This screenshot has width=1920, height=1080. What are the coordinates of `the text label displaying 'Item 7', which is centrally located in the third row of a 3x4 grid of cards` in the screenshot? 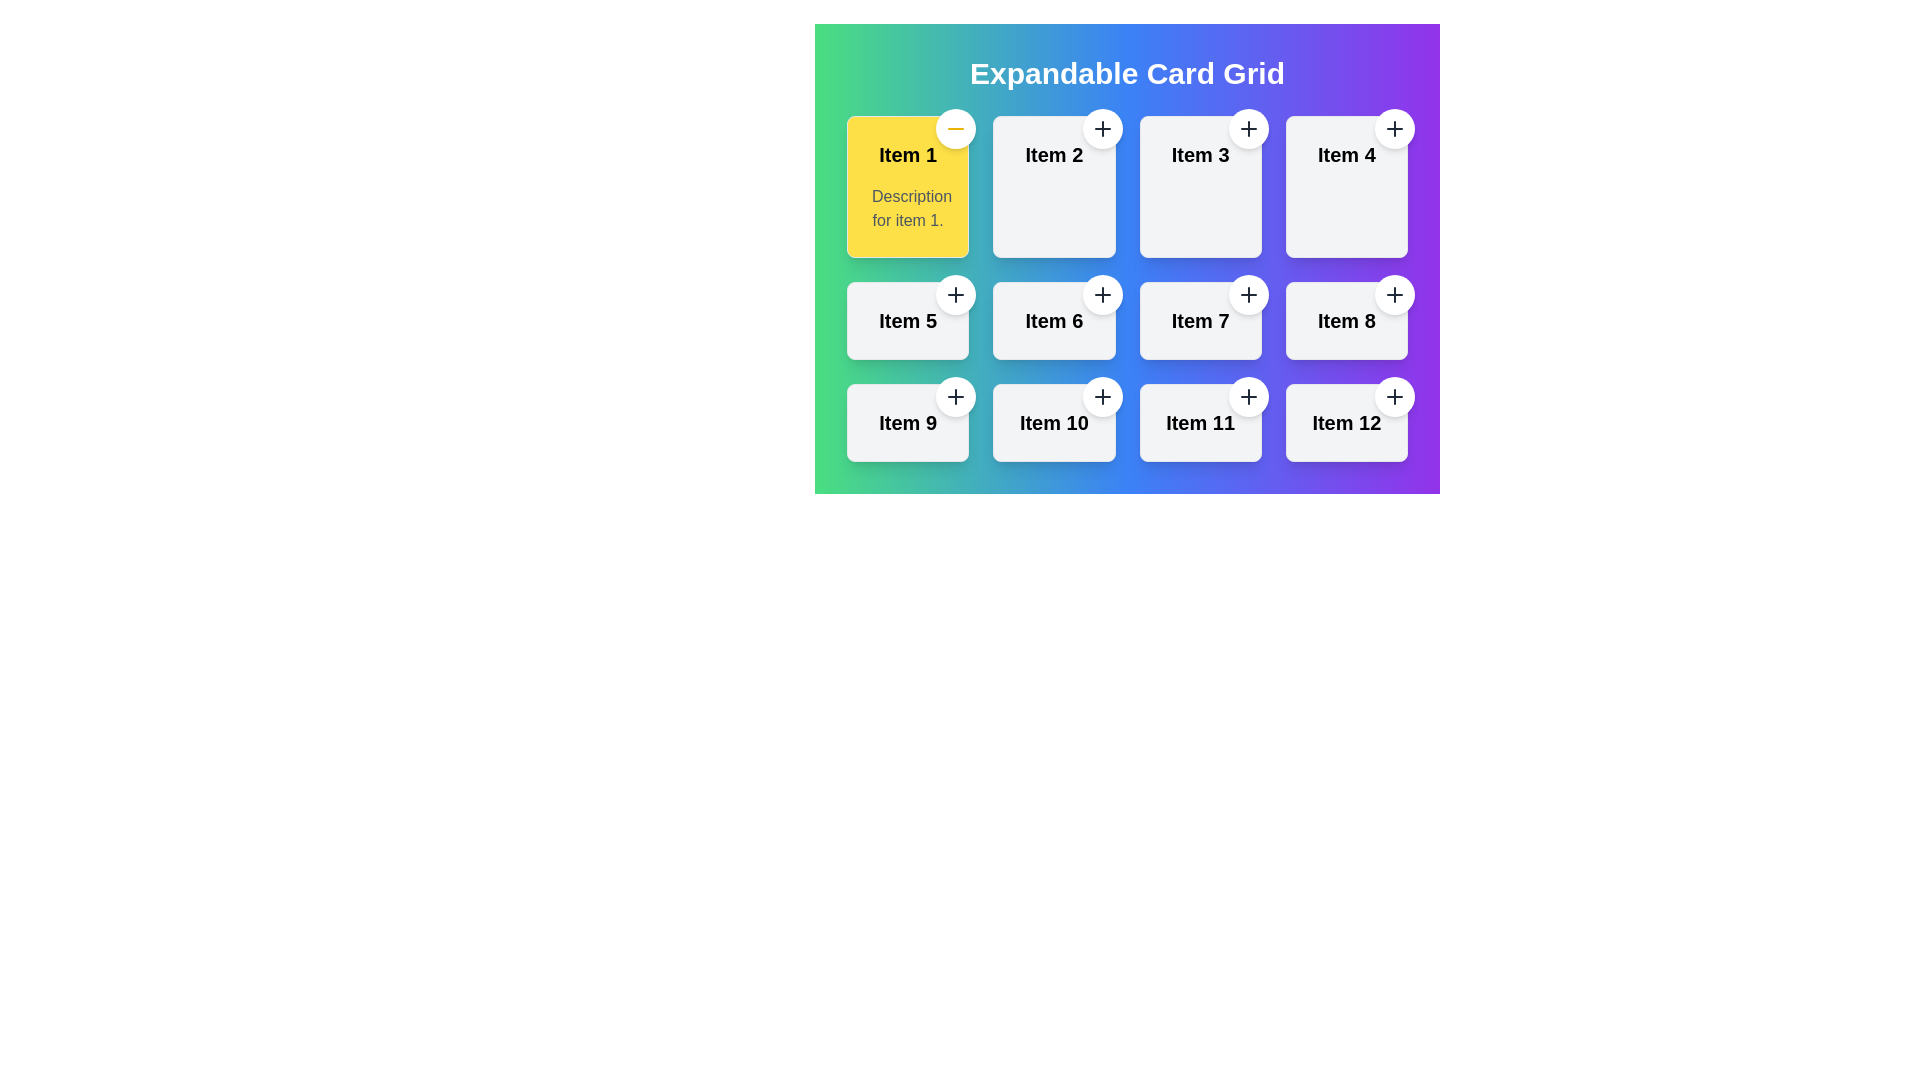 It's located at (1200, 319).